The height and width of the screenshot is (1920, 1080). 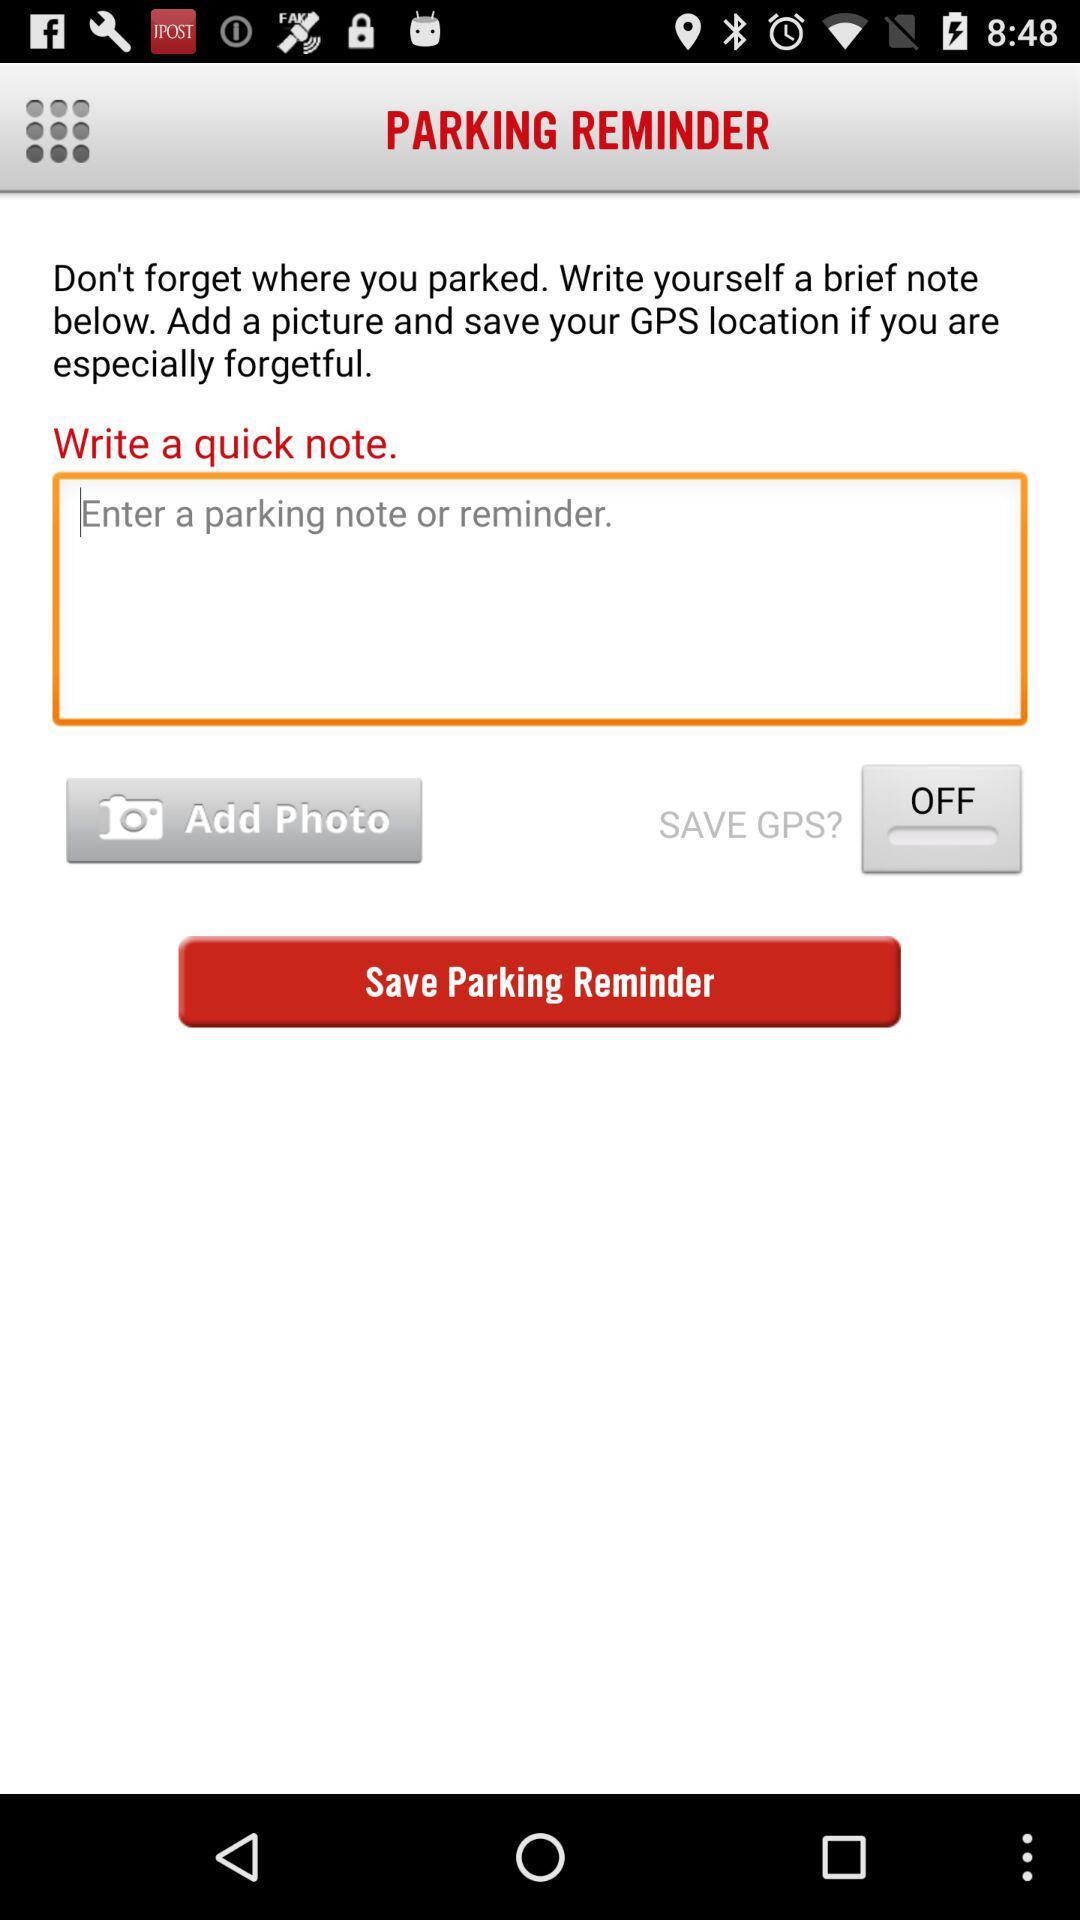 I want to click on picture, so click(x=243, y=821).